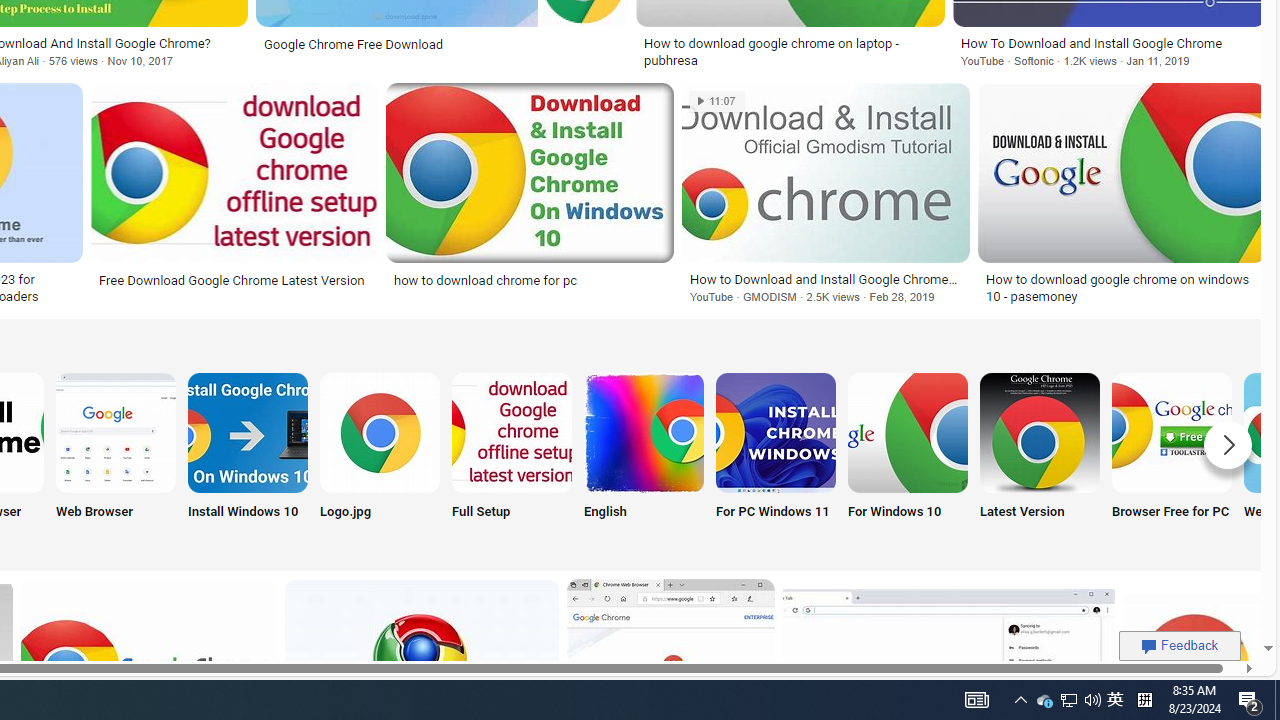  What do you see at coordinates (380, 431) in the screenshot?
I see `'Google Chrome Logo Jpg Download'` at bounding box center [380, 431].